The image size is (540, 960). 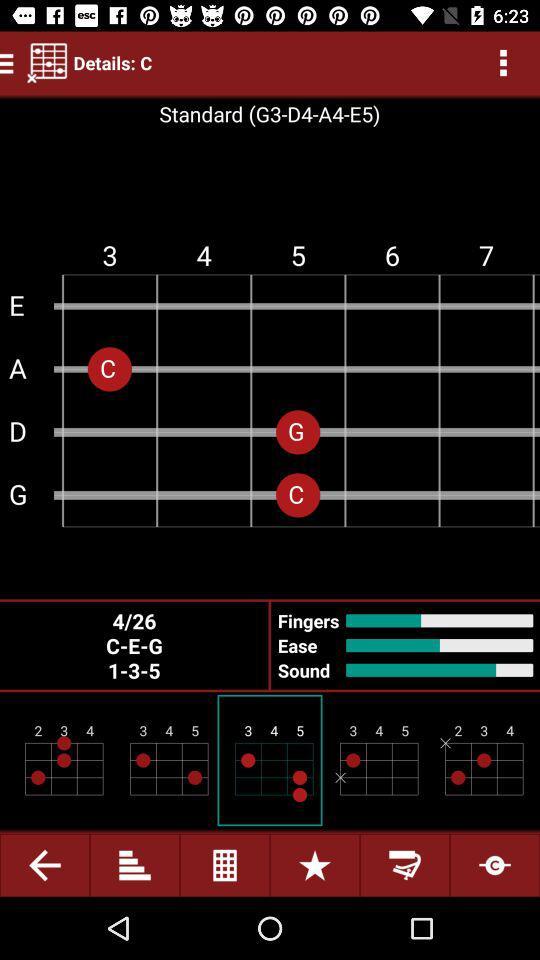 I want to click on right bottom corner icon, so click(x=494, y=864).